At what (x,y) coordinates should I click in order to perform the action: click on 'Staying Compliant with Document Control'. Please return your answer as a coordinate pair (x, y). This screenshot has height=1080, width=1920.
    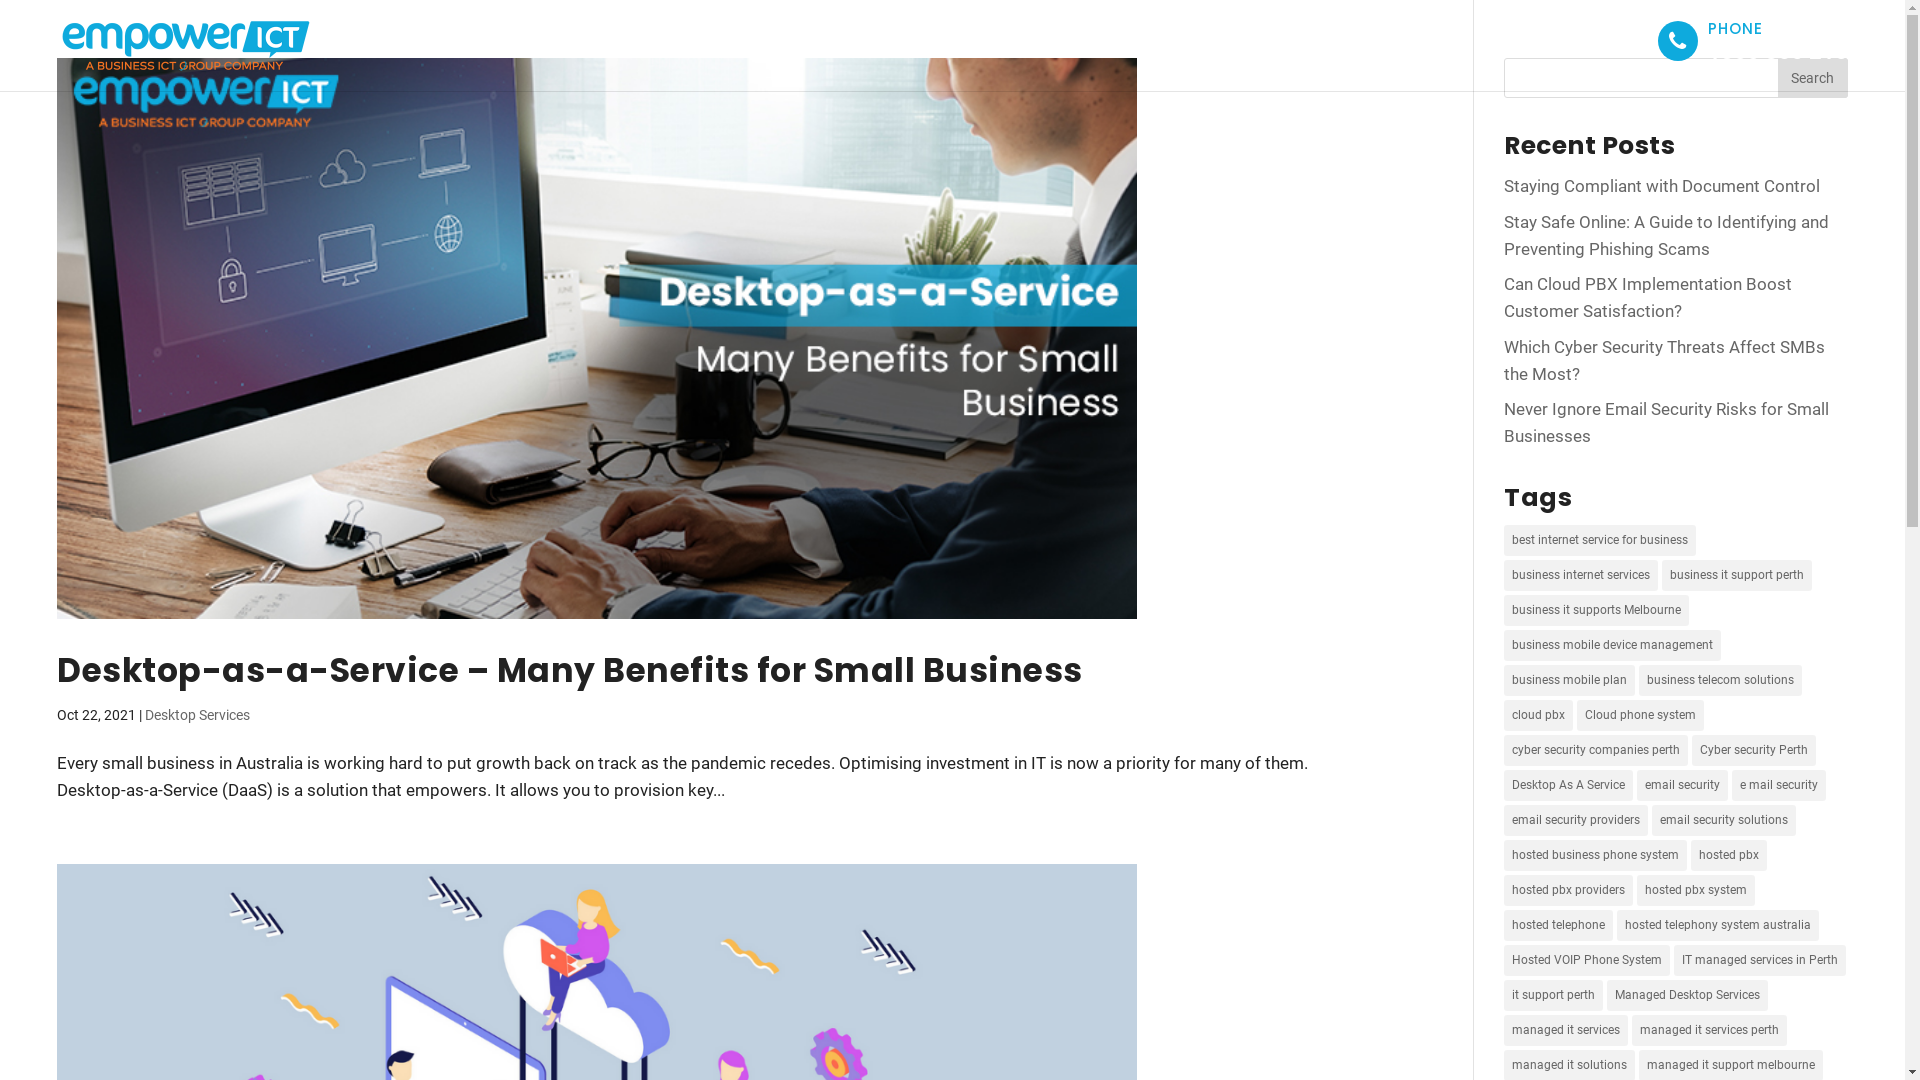
    Looking at the image, I should click on (1661, 185).